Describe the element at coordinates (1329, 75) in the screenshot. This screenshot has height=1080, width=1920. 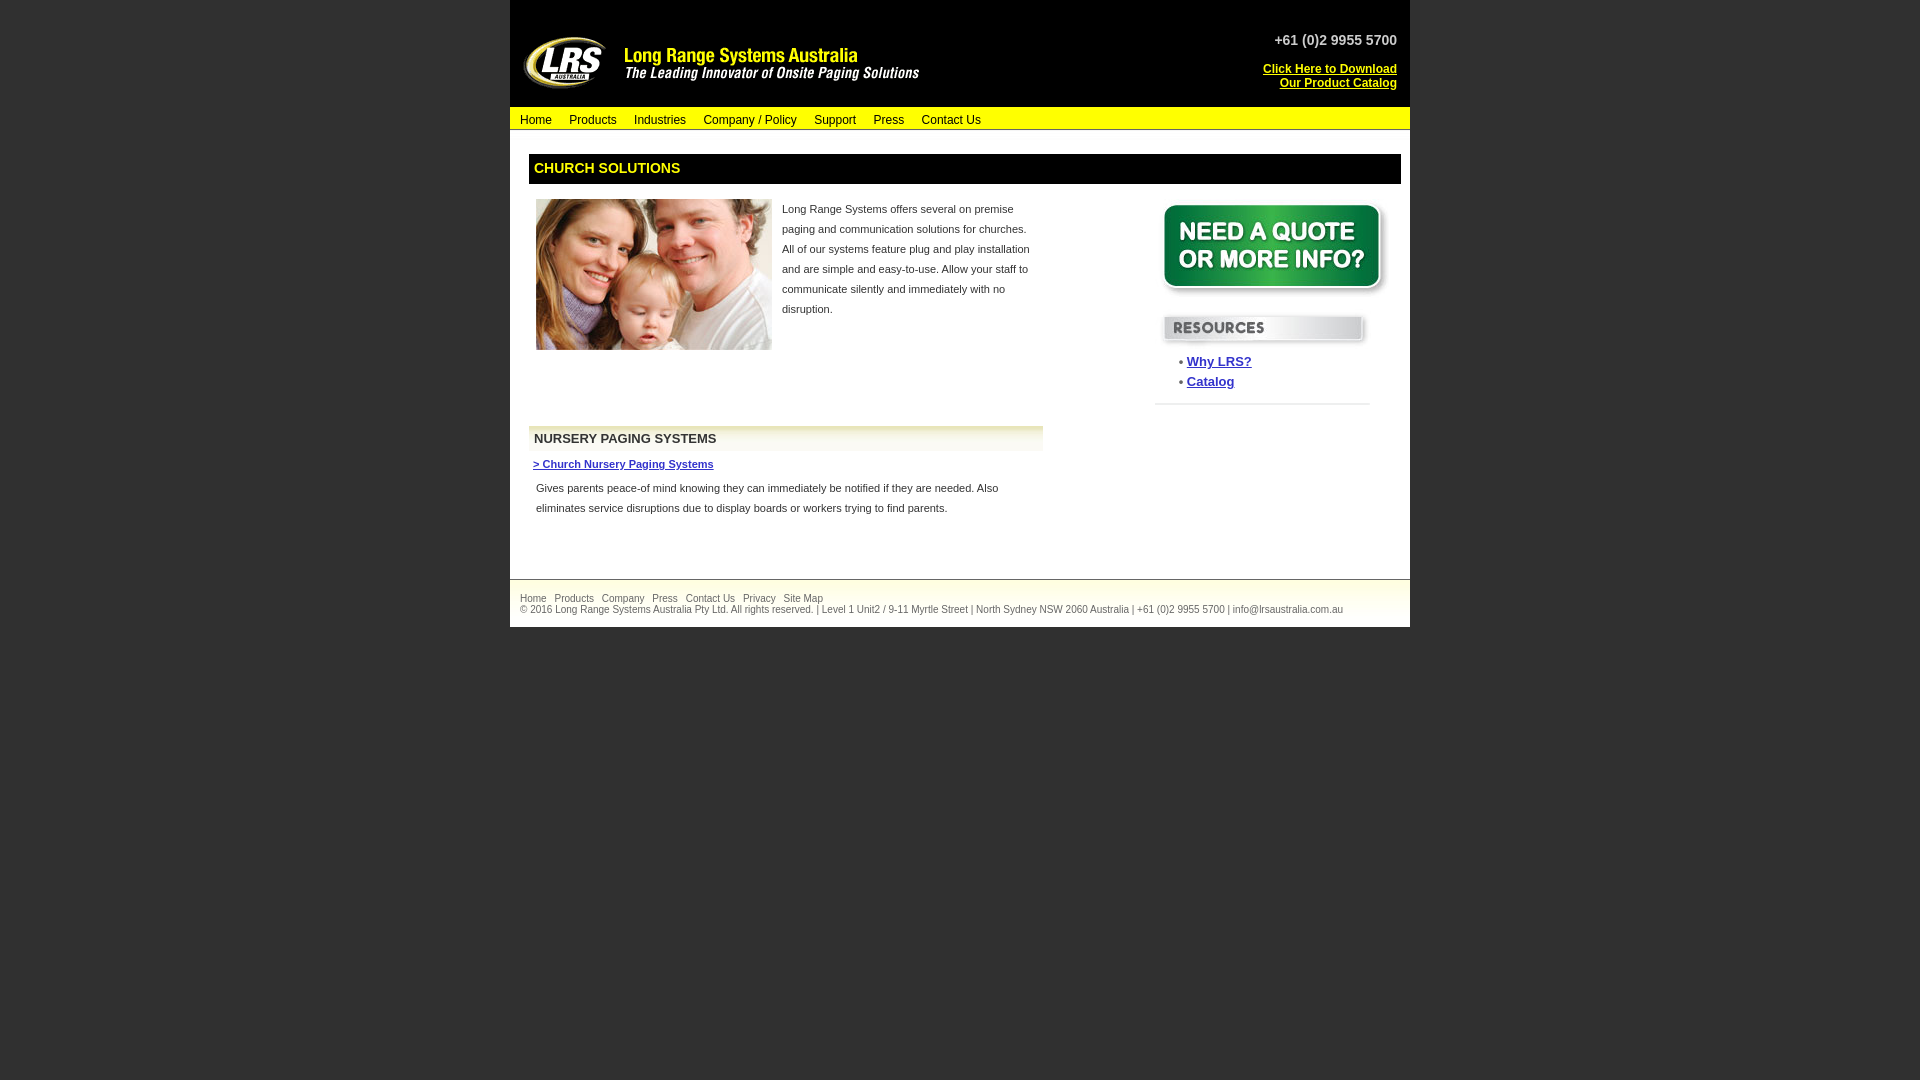
I see `'Click Here to Download` at that location.